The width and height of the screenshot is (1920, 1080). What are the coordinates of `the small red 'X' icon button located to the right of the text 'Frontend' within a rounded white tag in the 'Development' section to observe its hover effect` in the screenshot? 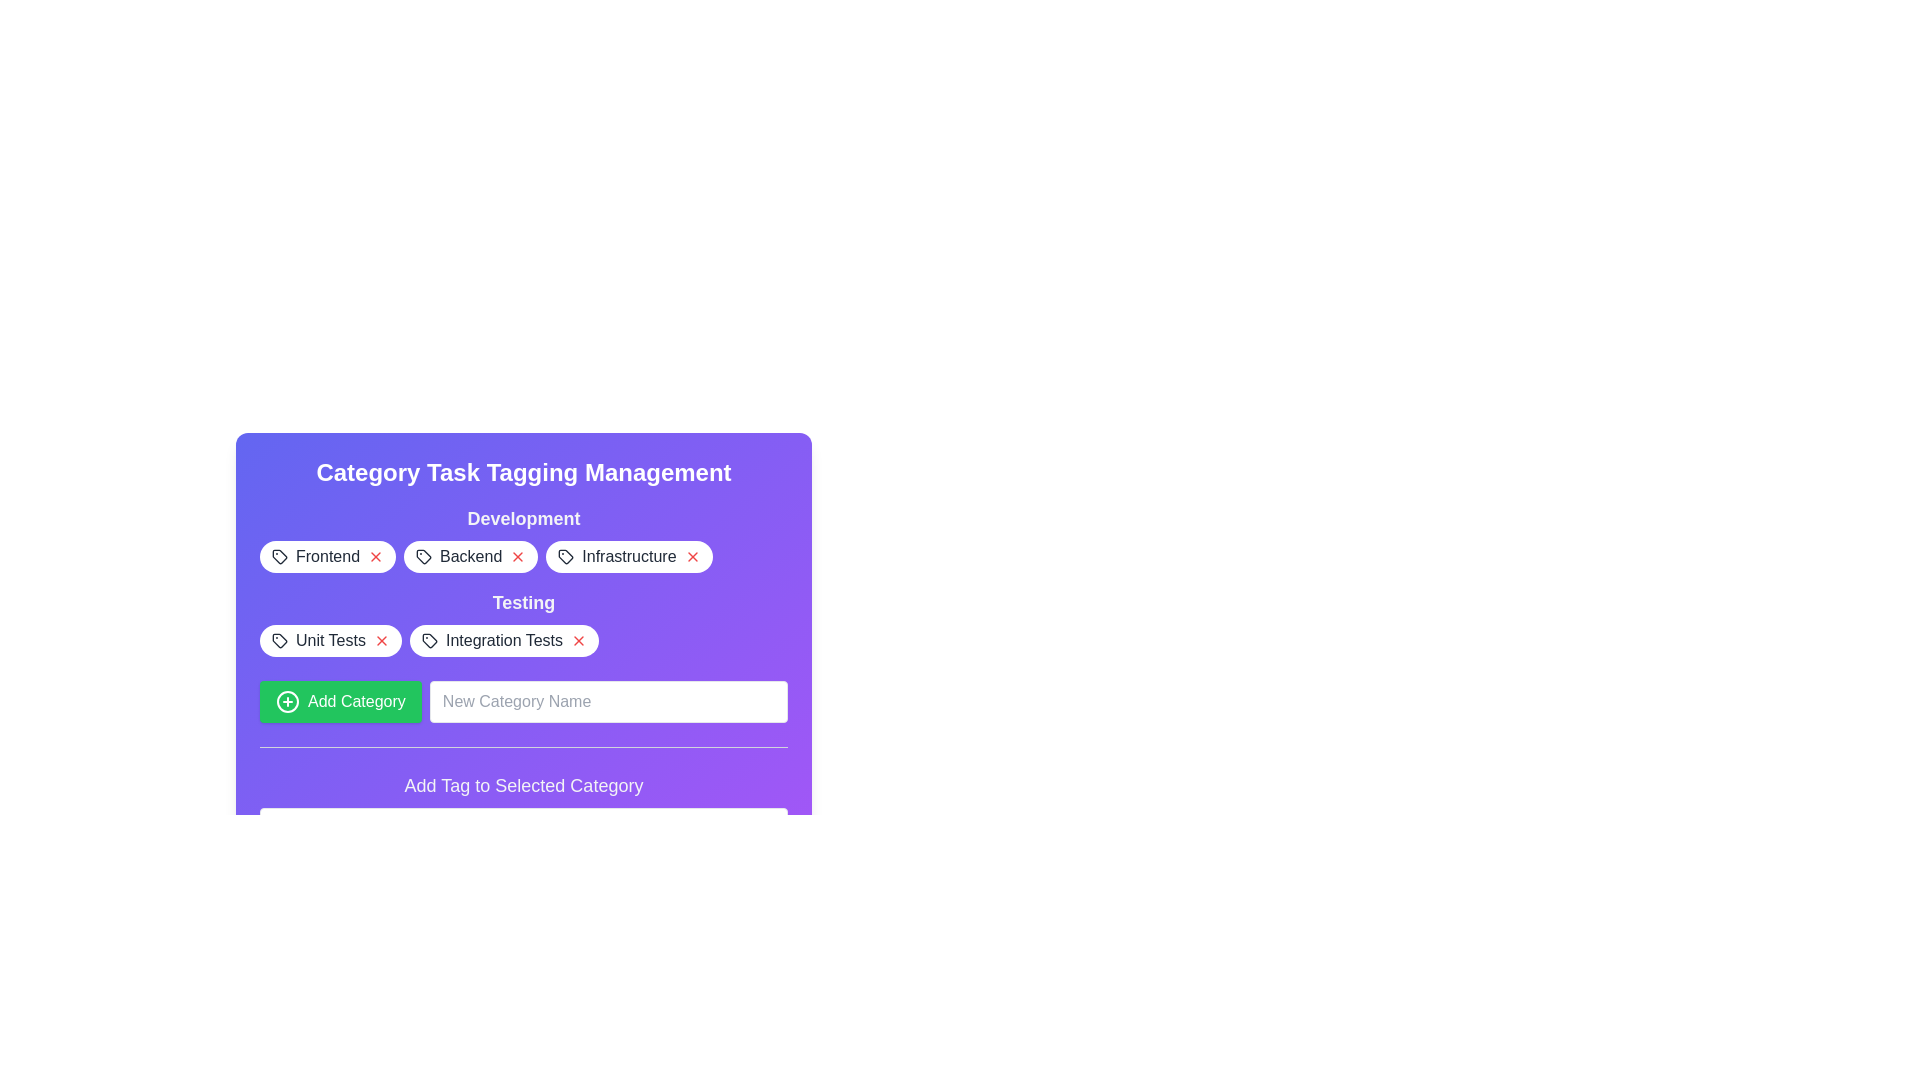 It's located at (376, 556).